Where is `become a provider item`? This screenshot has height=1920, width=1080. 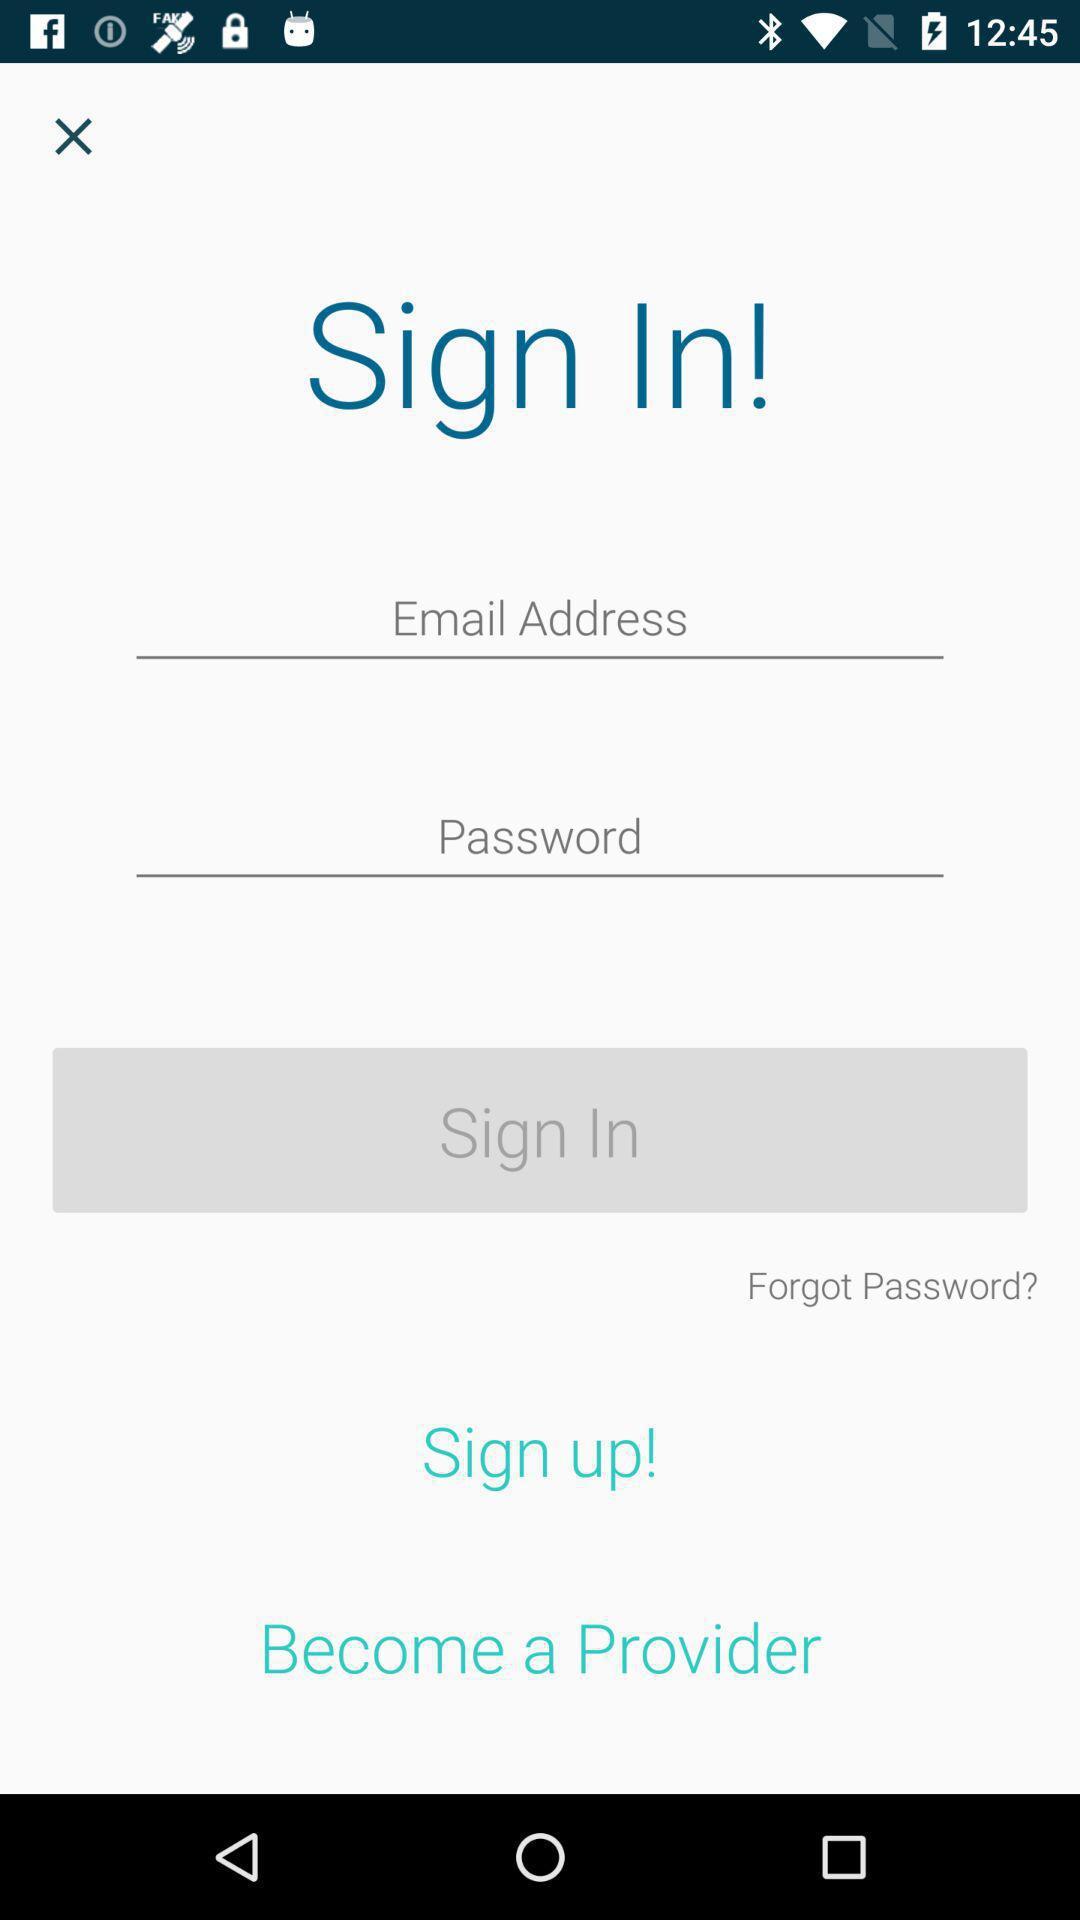 become a provider item is located at coordinates (540, 1646).